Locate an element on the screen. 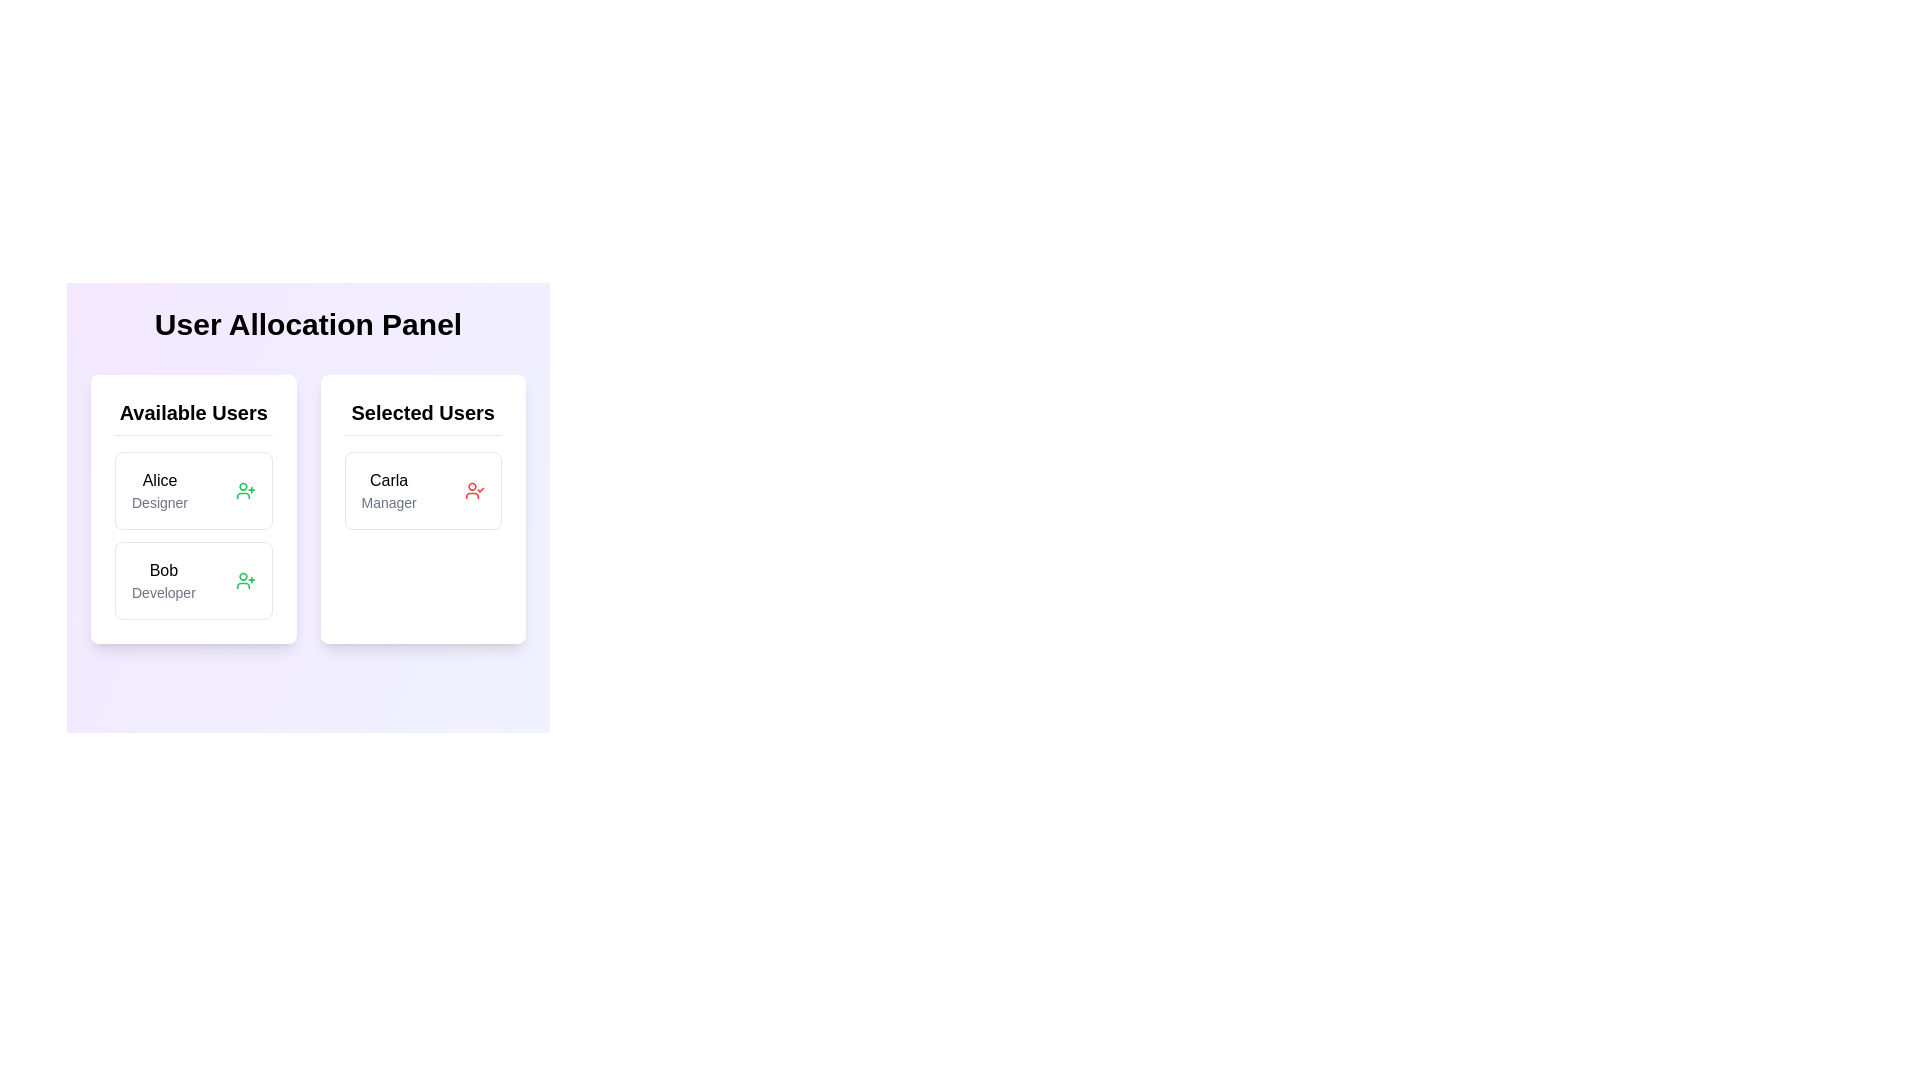  the text display component representing the user 'Bob' who holds the role of 'Developer' is located at coordinates (163, 581).